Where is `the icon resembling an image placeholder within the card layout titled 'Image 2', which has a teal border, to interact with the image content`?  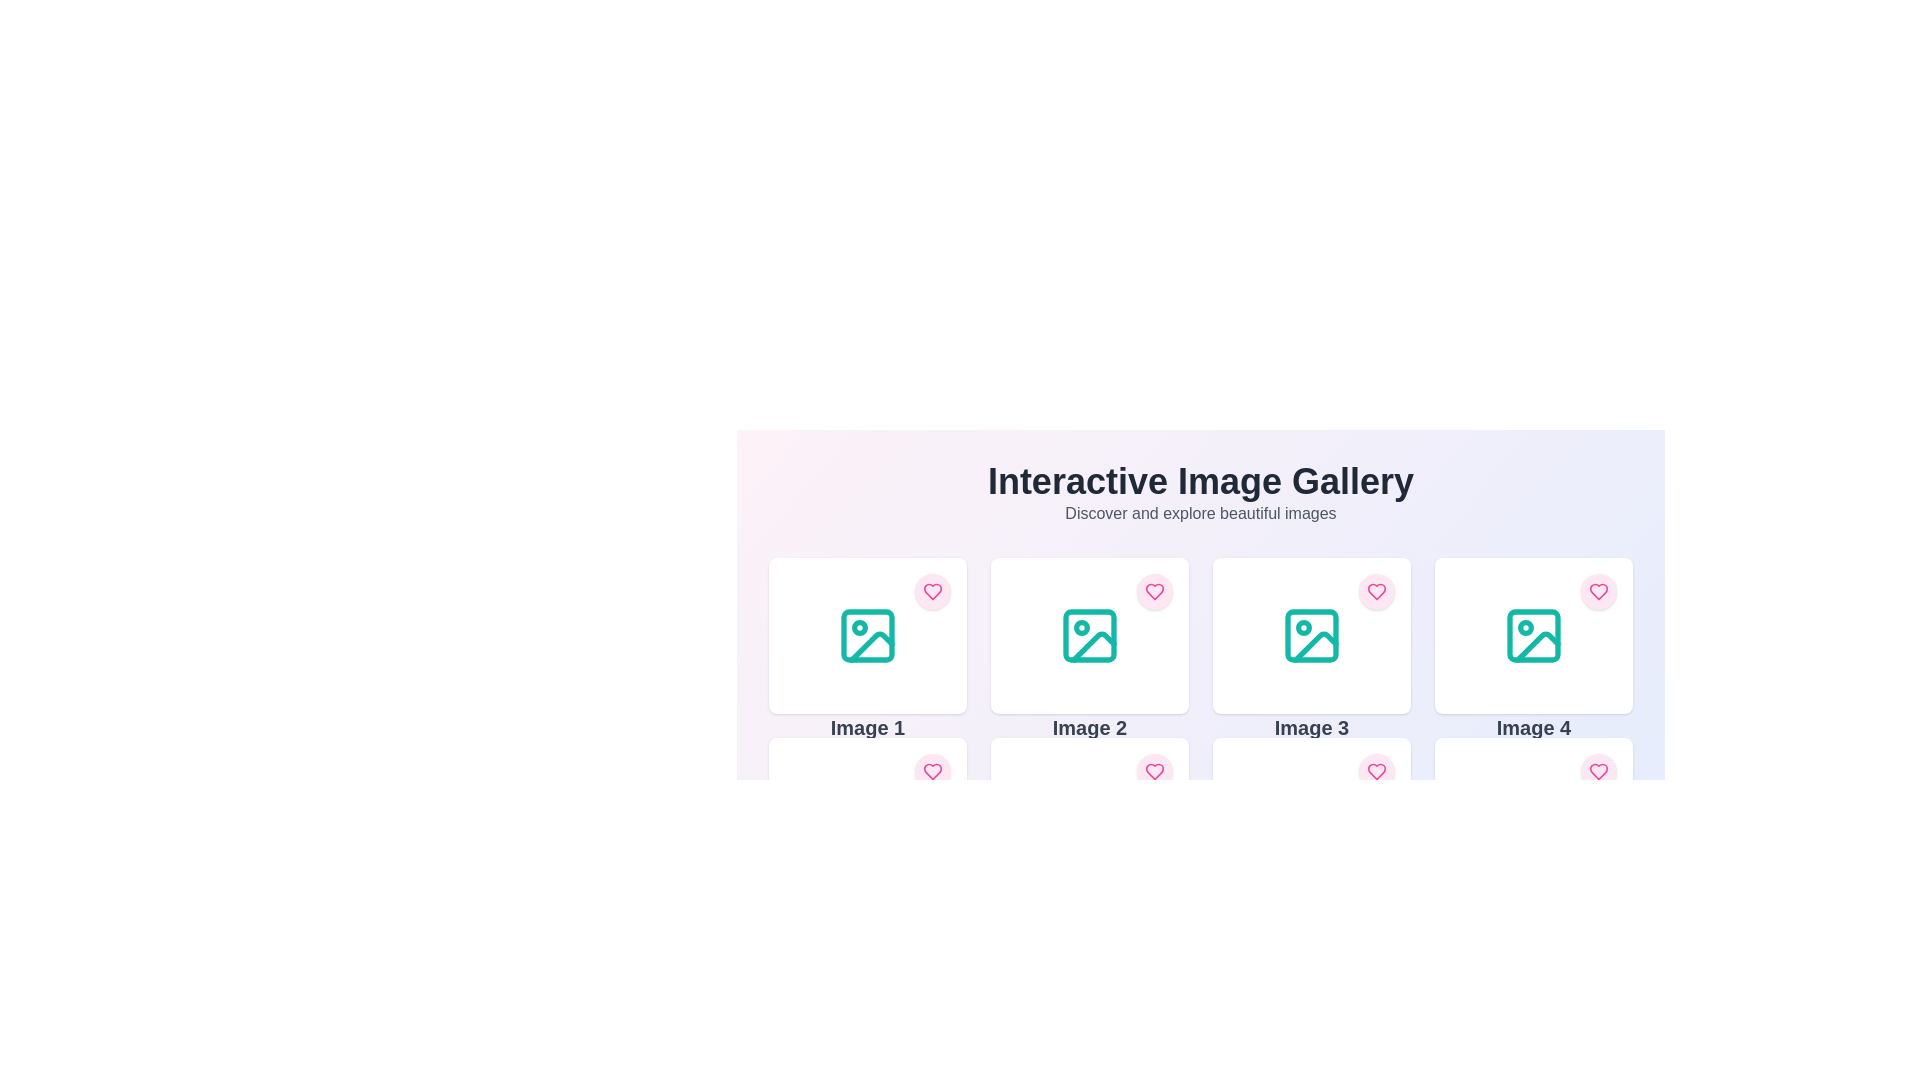
the icon resembling an image placeholder within the card layout titled 'Image 2', which has a teal border, to interact with the image content is located at coordinates (1088, 636).